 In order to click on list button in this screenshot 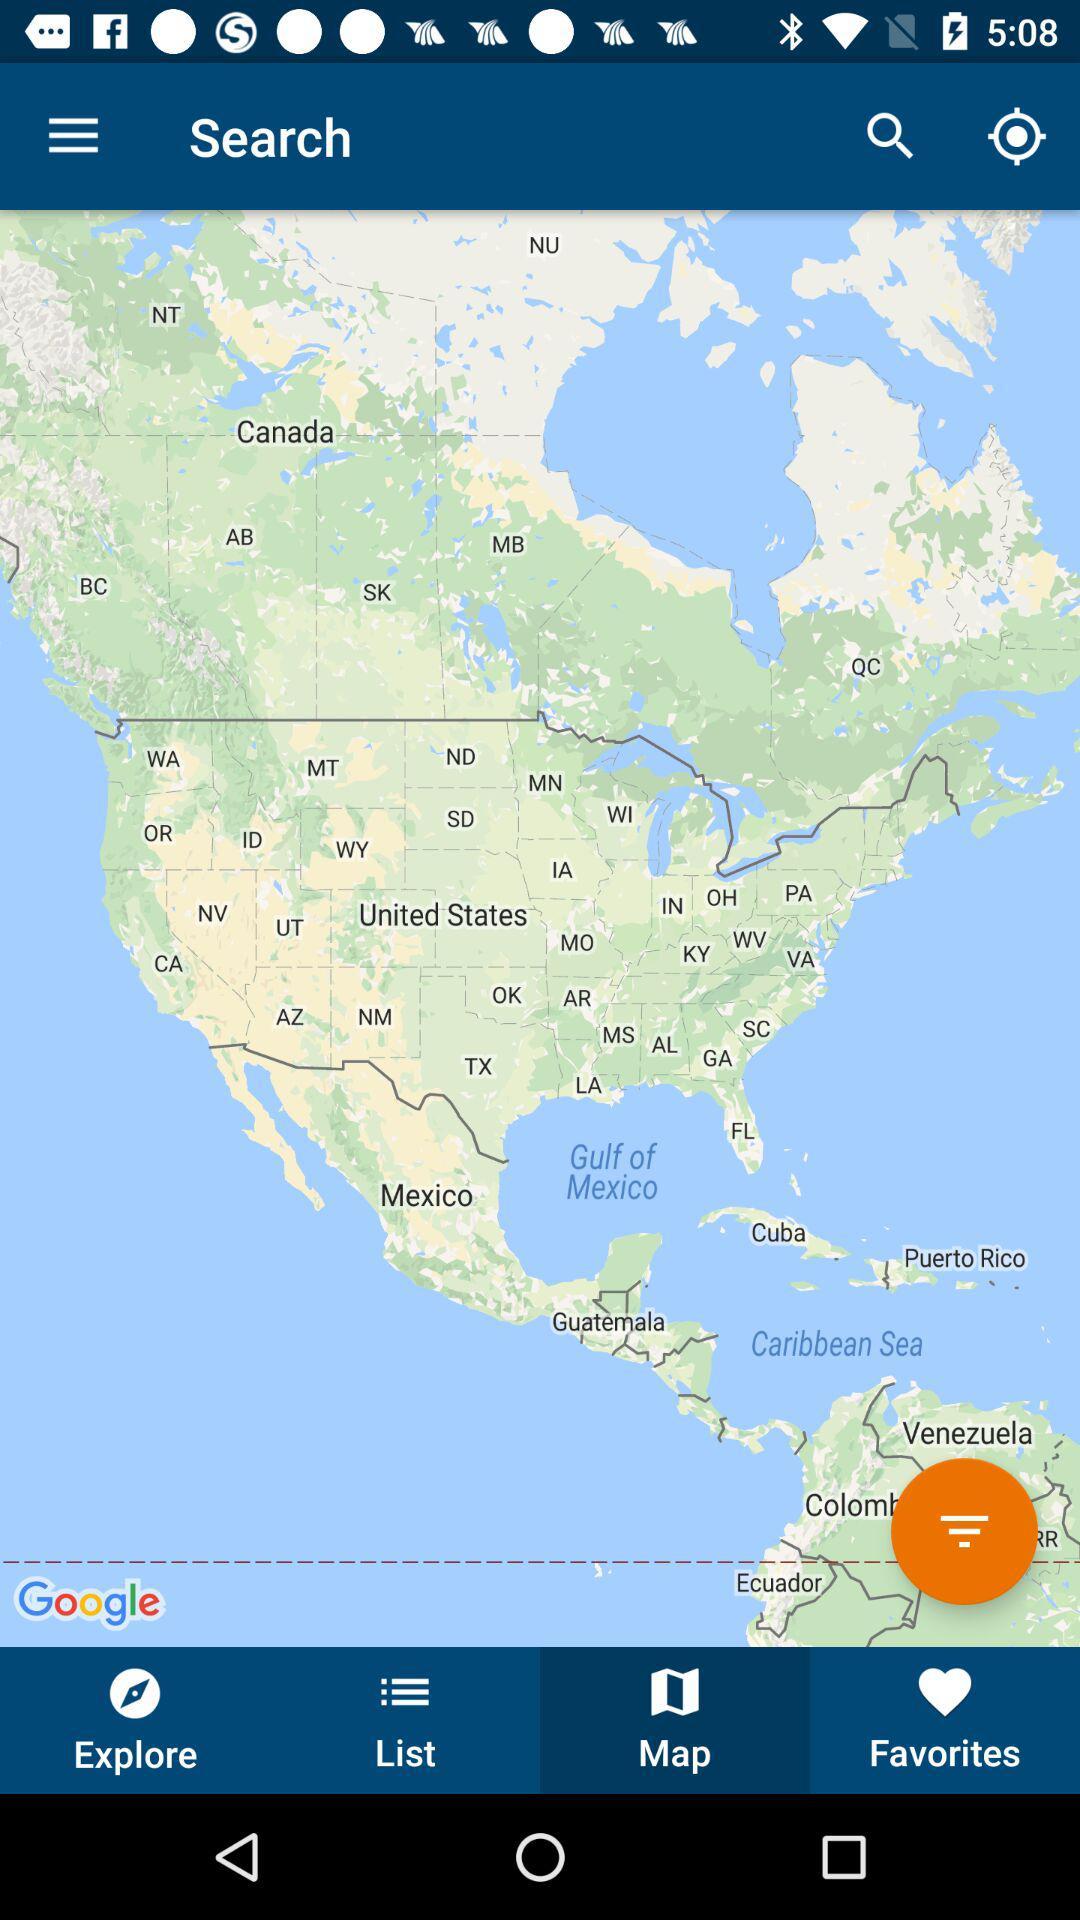, I will do `click(405, 1719)`.